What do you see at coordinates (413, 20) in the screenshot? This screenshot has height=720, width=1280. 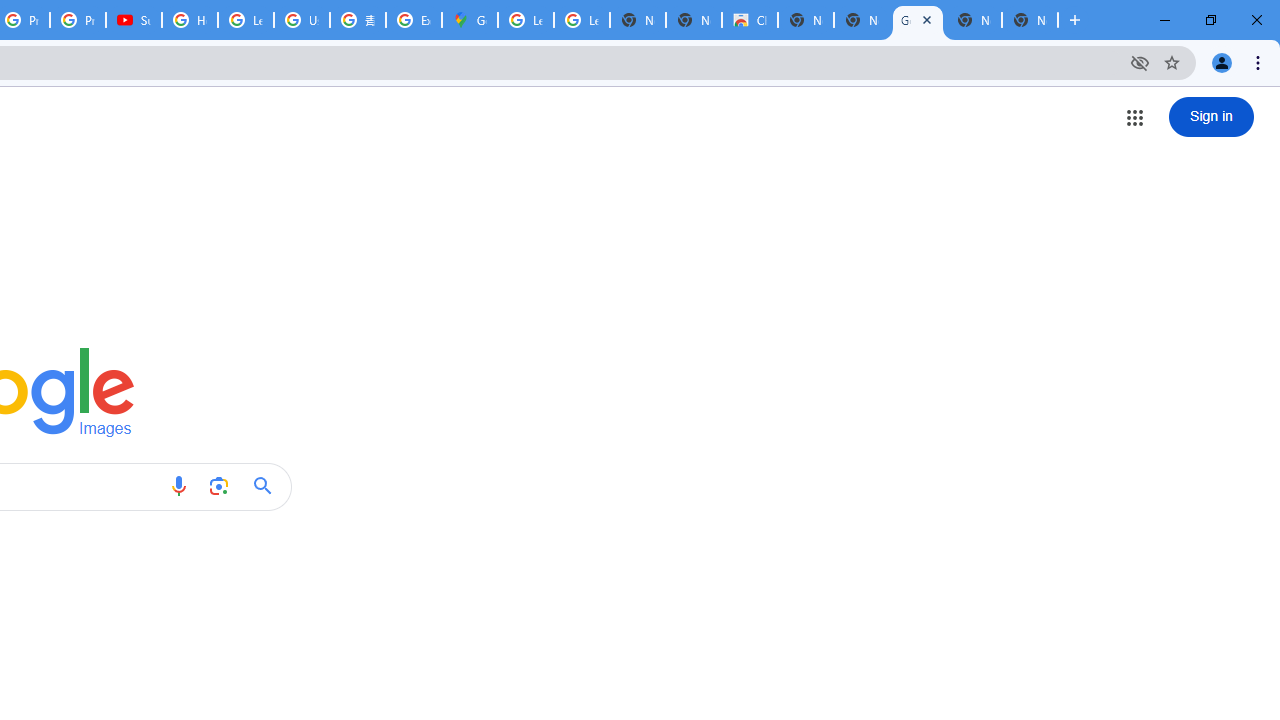 I see `'Explore new street-level details - Google Maps Help'` at bounding box center [413, 20].